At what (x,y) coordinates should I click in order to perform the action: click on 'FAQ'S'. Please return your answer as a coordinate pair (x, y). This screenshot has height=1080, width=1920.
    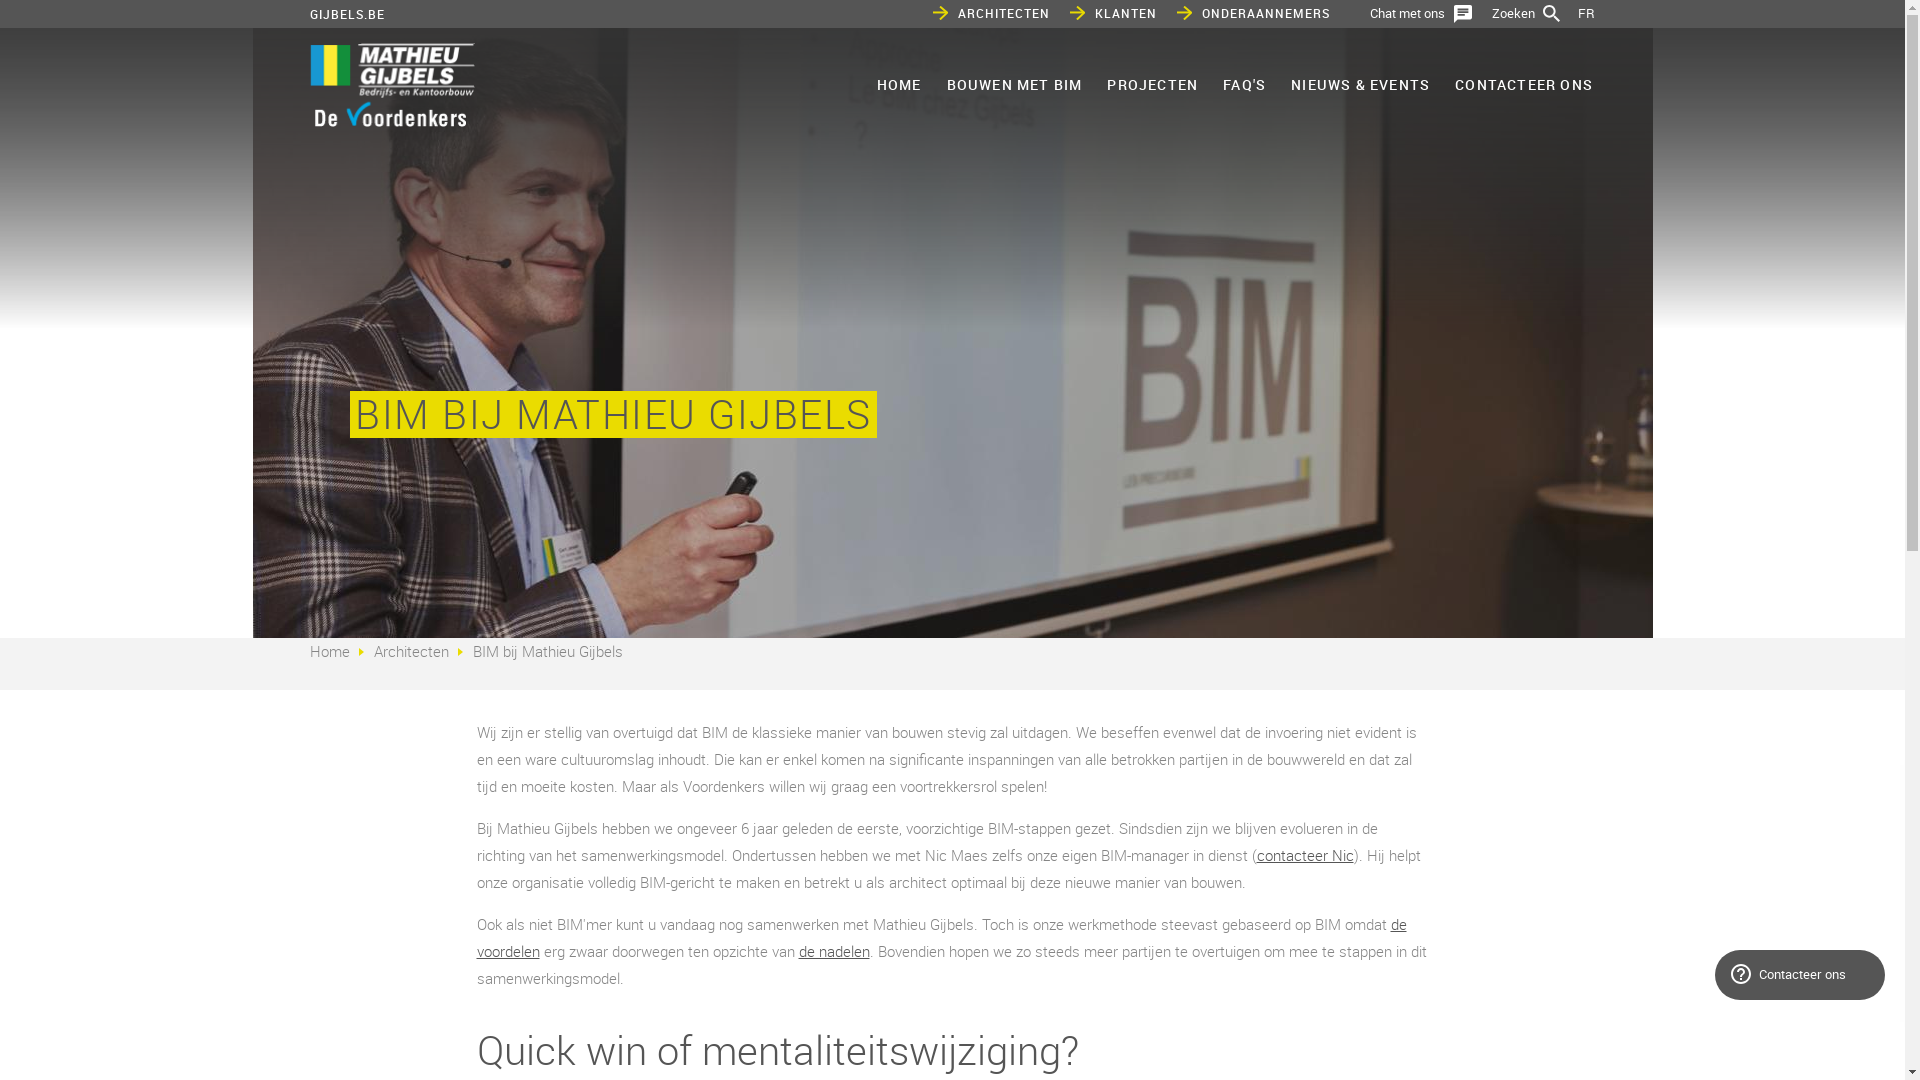
    Looking at the image, I should click on (1242, 83).